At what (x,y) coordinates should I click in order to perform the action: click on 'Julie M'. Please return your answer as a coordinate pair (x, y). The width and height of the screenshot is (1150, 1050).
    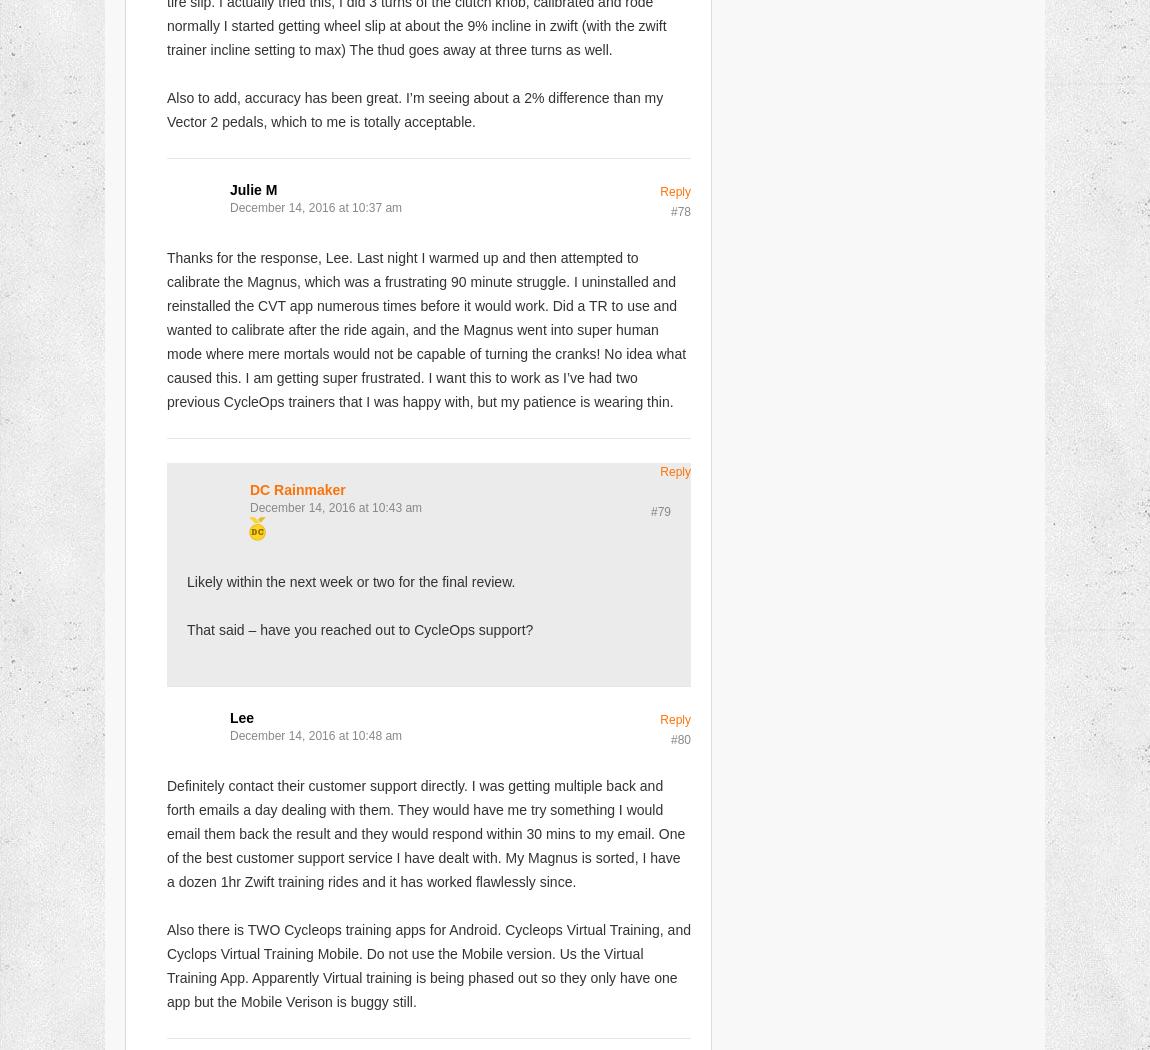
    Looking at the image, I should click on (229, 188).